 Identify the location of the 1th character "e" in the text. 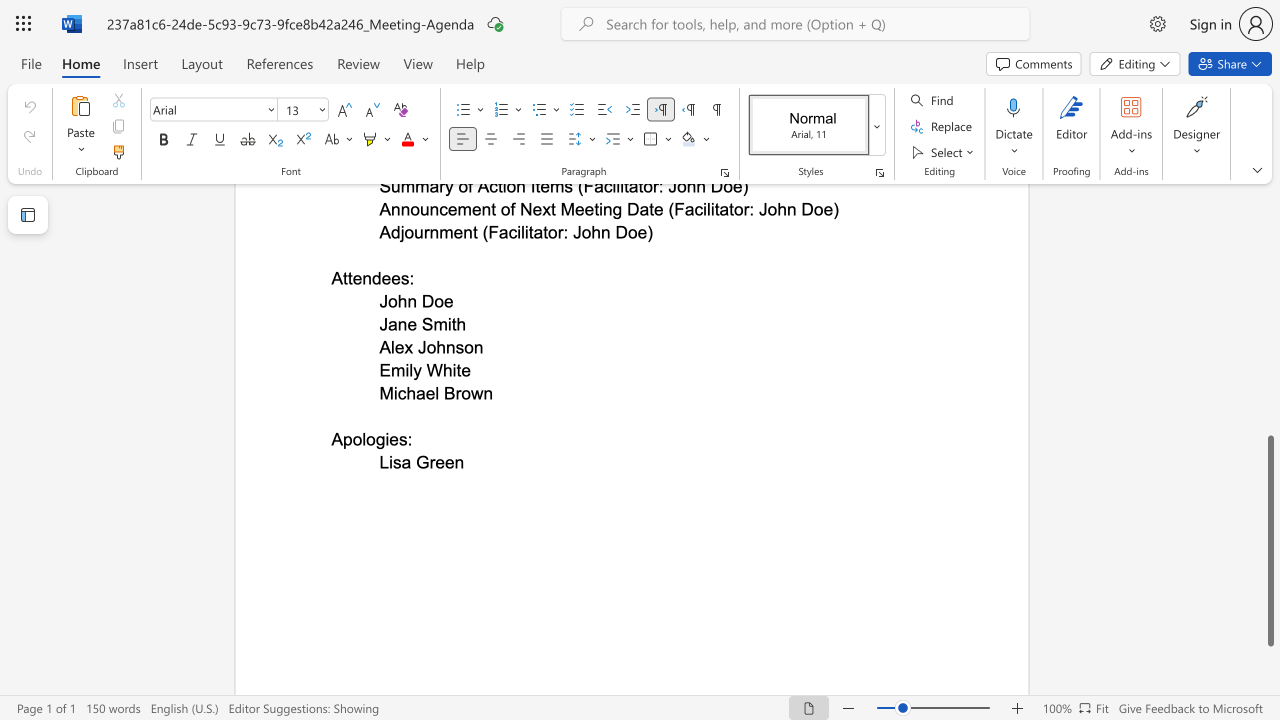
(439, 462).